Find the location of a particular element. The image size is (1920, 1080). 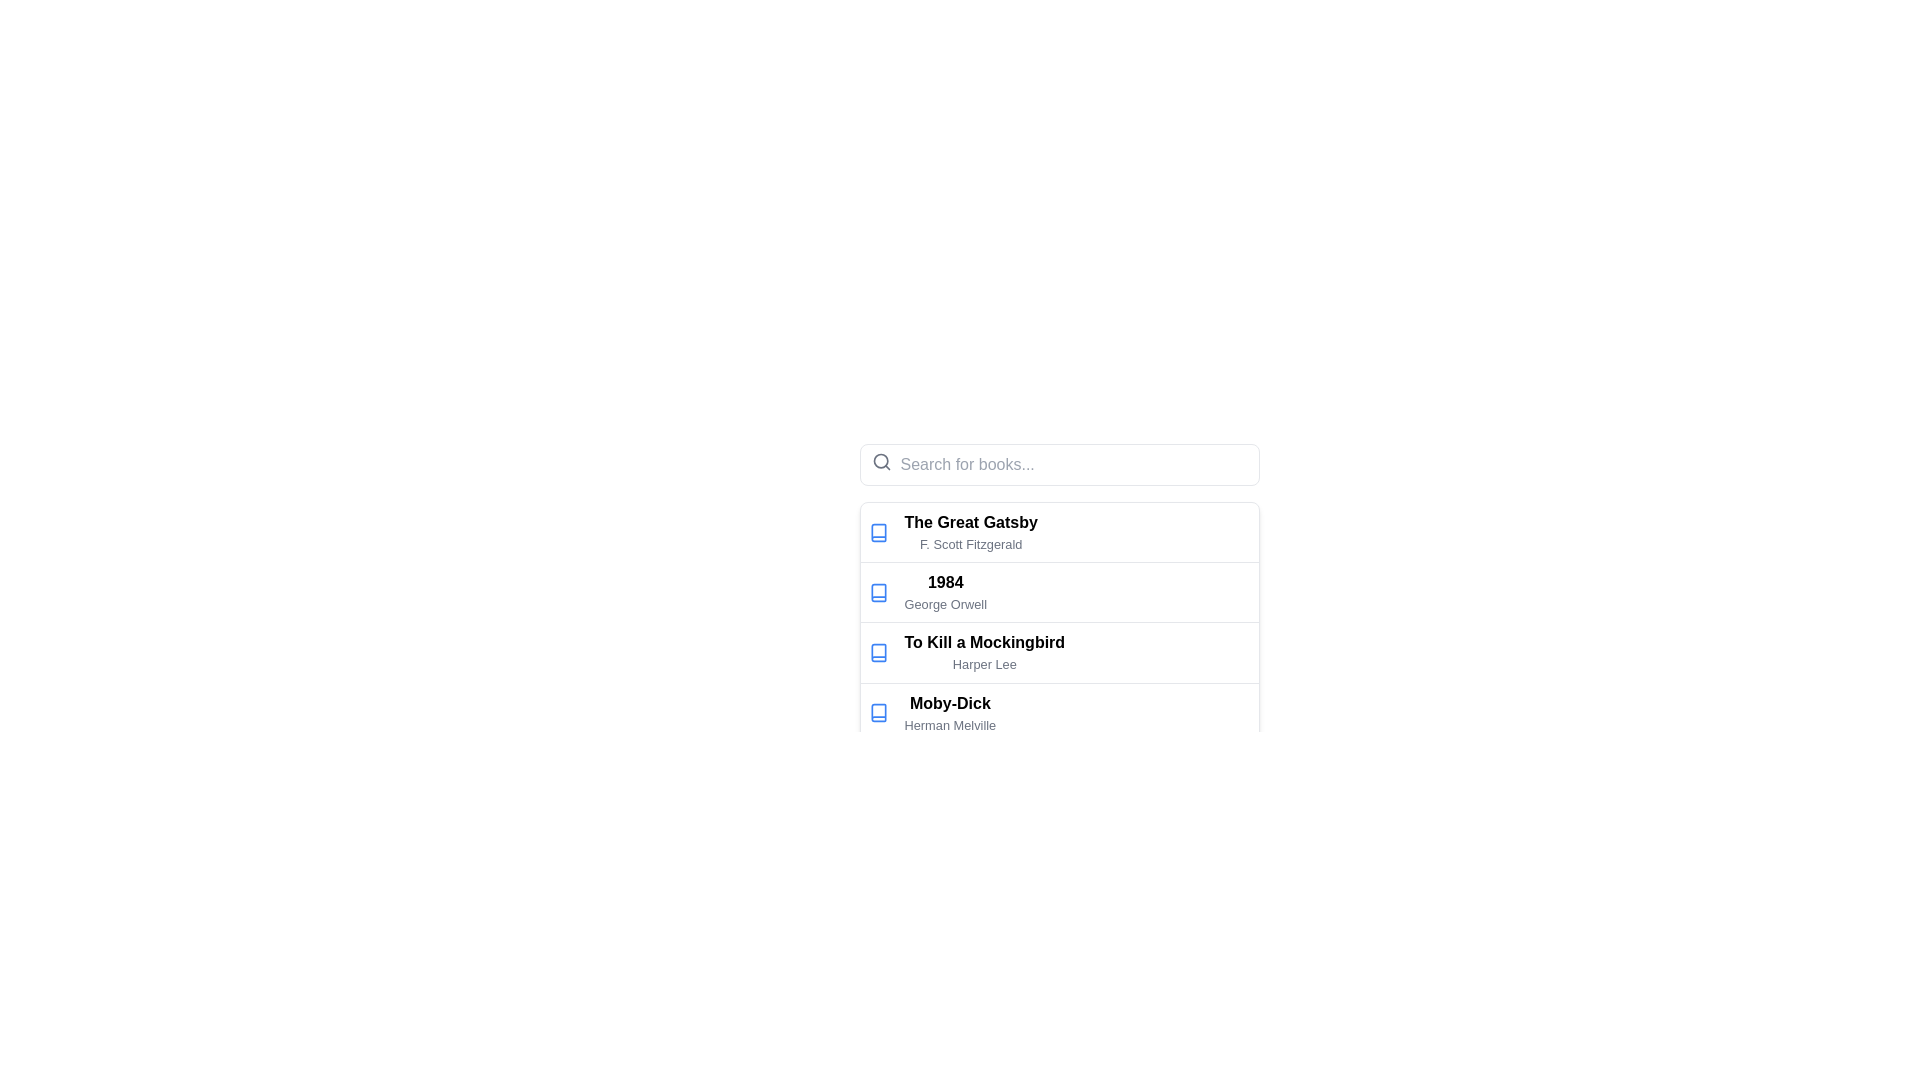

the blue book icon, which is the third icon in a vertical list is located at coordinates (878, 652).